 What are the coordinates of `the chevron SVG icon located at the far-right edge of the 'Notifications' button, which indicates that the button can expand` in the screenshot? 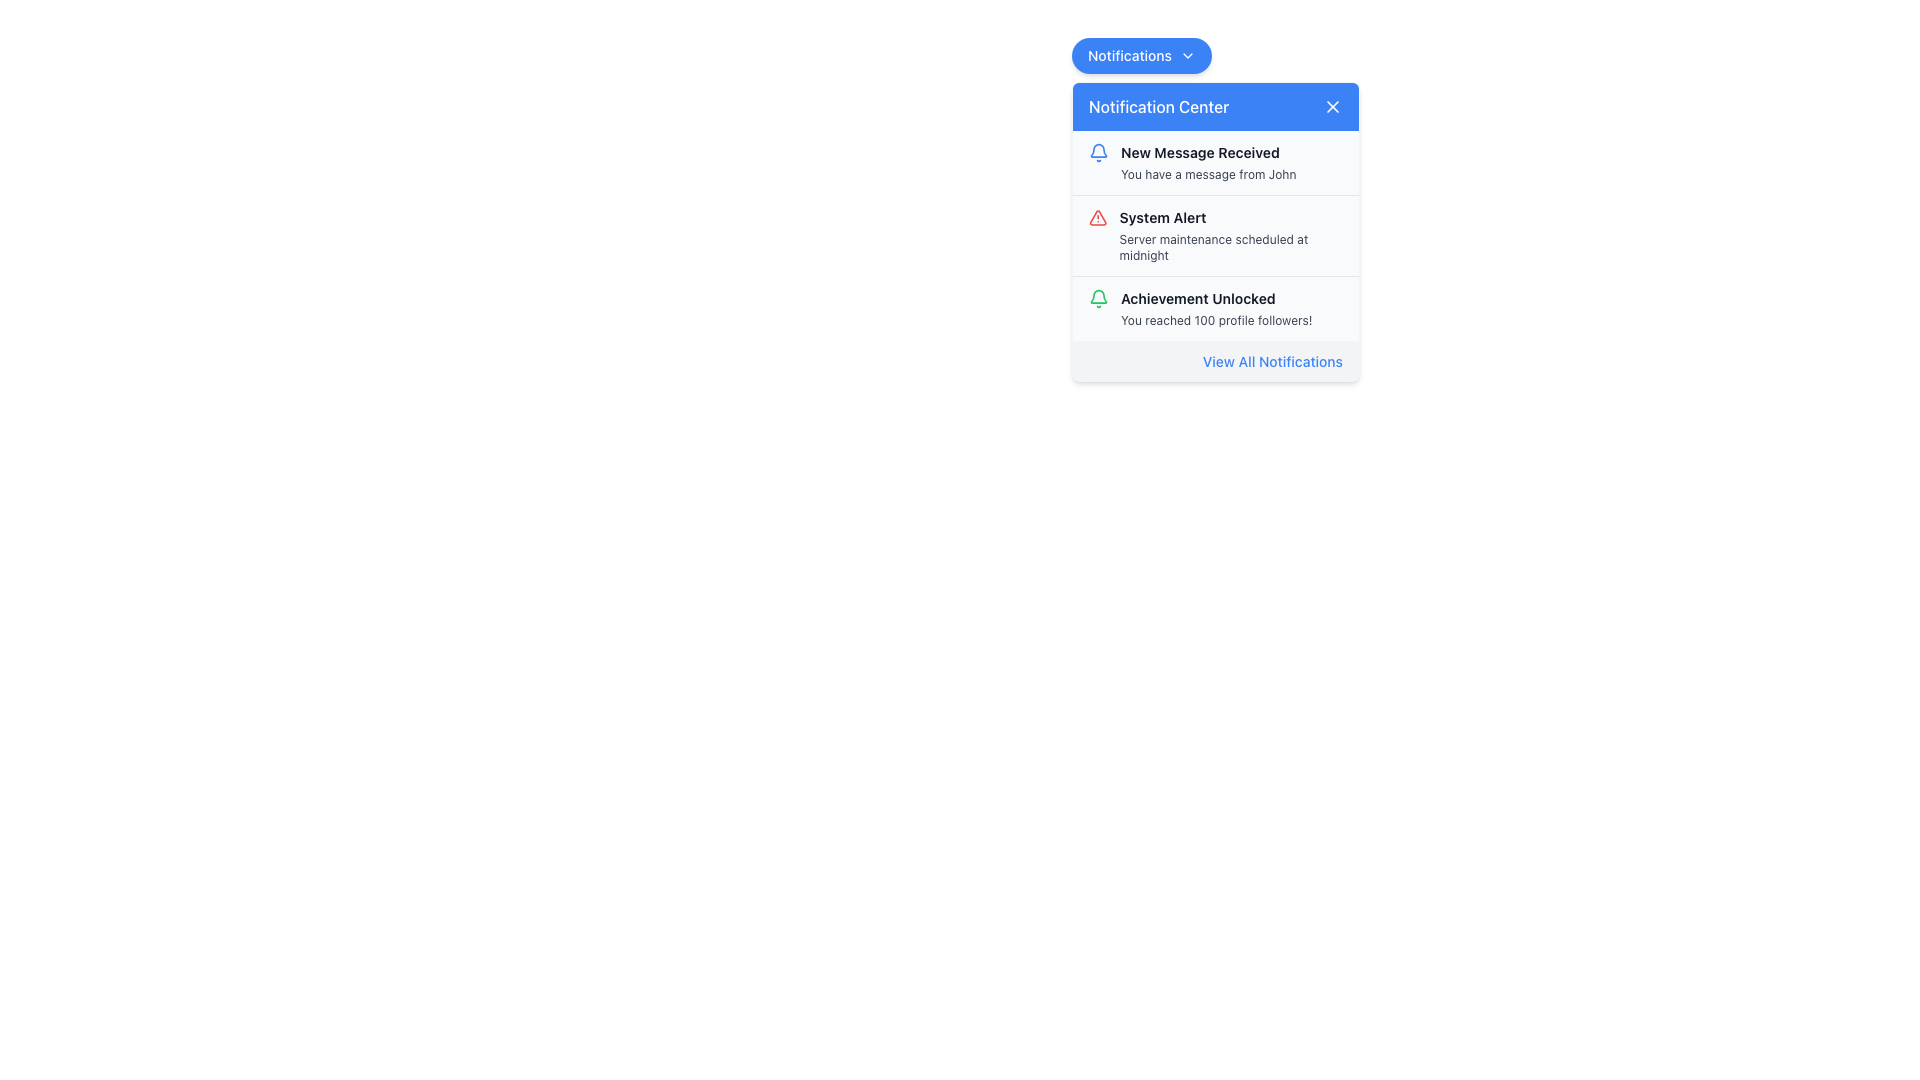 It's located at (1188, 55).